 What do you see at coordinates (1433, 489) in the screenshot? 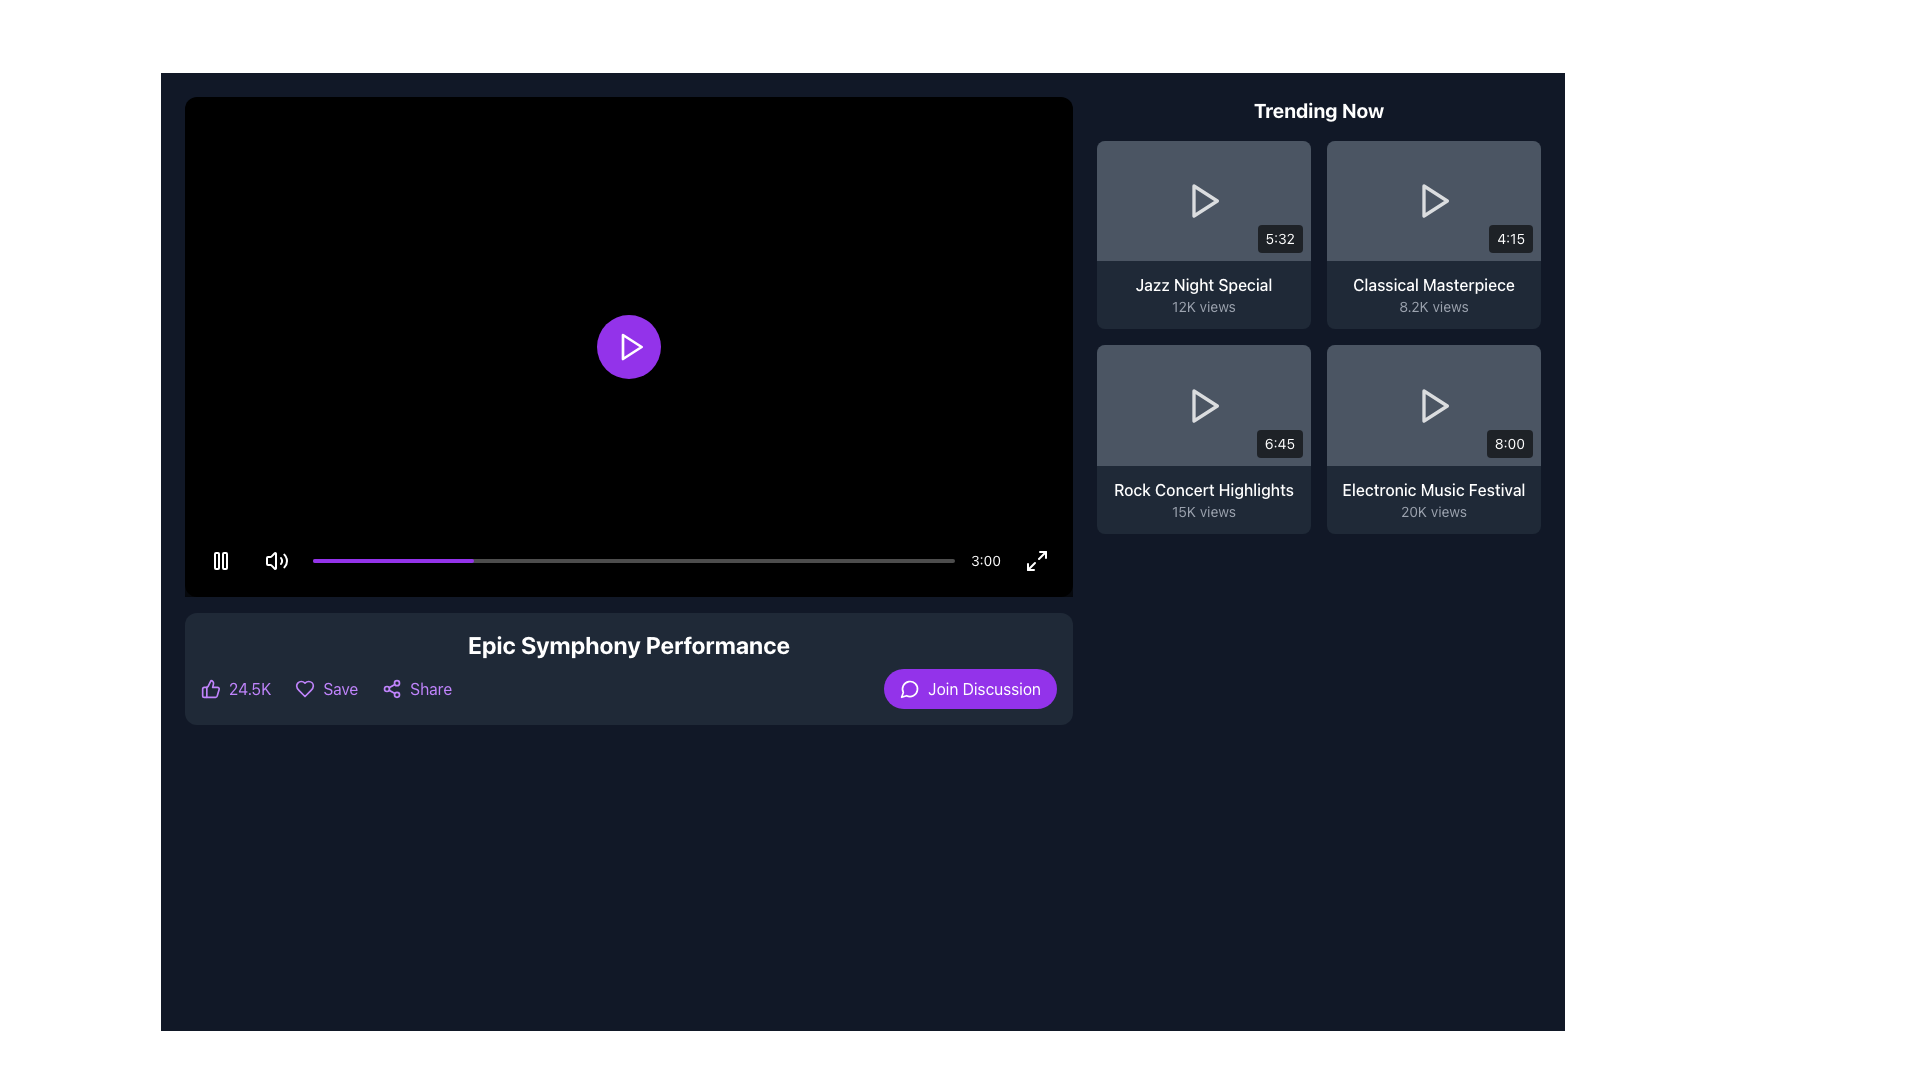
I see `text of the 'Electronic Music Festival' label located in the bottom-right corner of the 'Trending Now' section, above the '20K views' label` at bounding box center [1433, 489].